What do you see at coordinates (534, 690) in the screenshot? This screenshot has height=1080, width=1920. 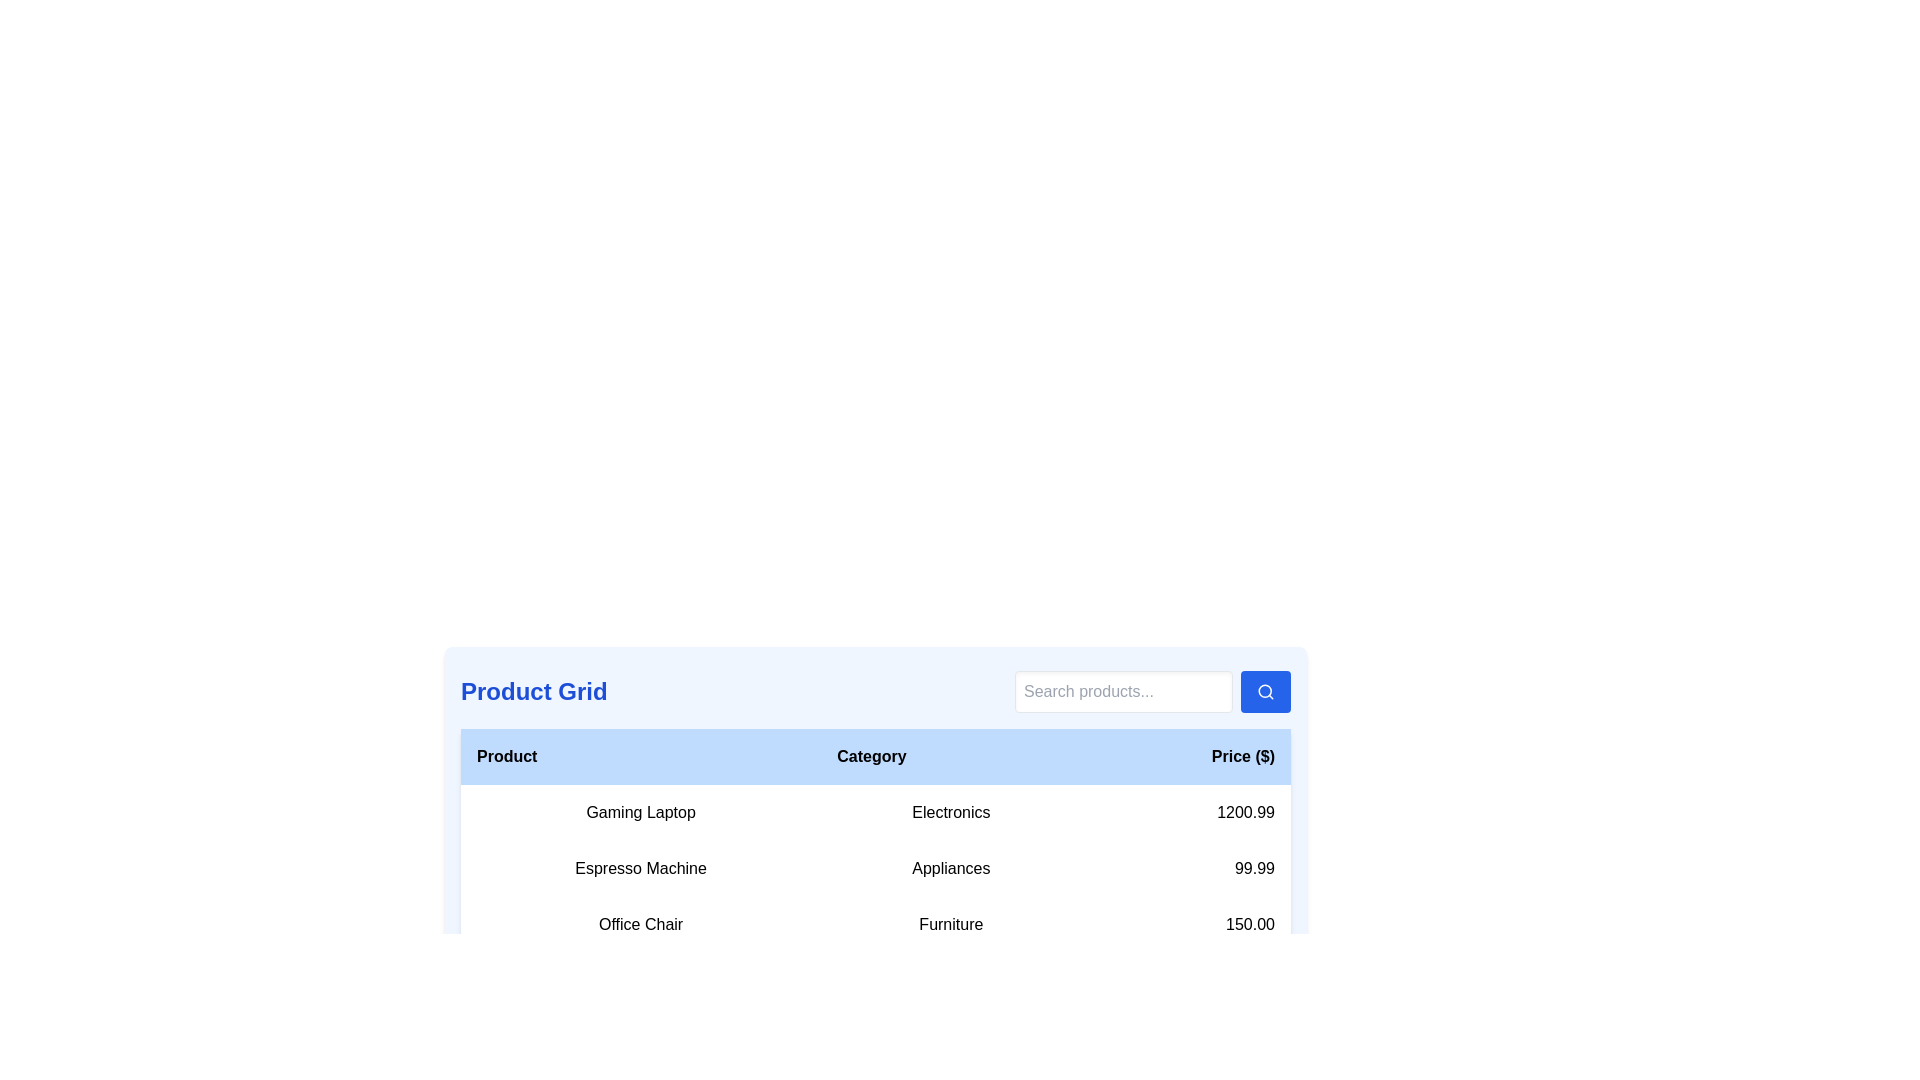 I see `the text label displaying 'Product Grid' in bold, large blue font located at the top-left side of the section` at bounding box center [534, 690].